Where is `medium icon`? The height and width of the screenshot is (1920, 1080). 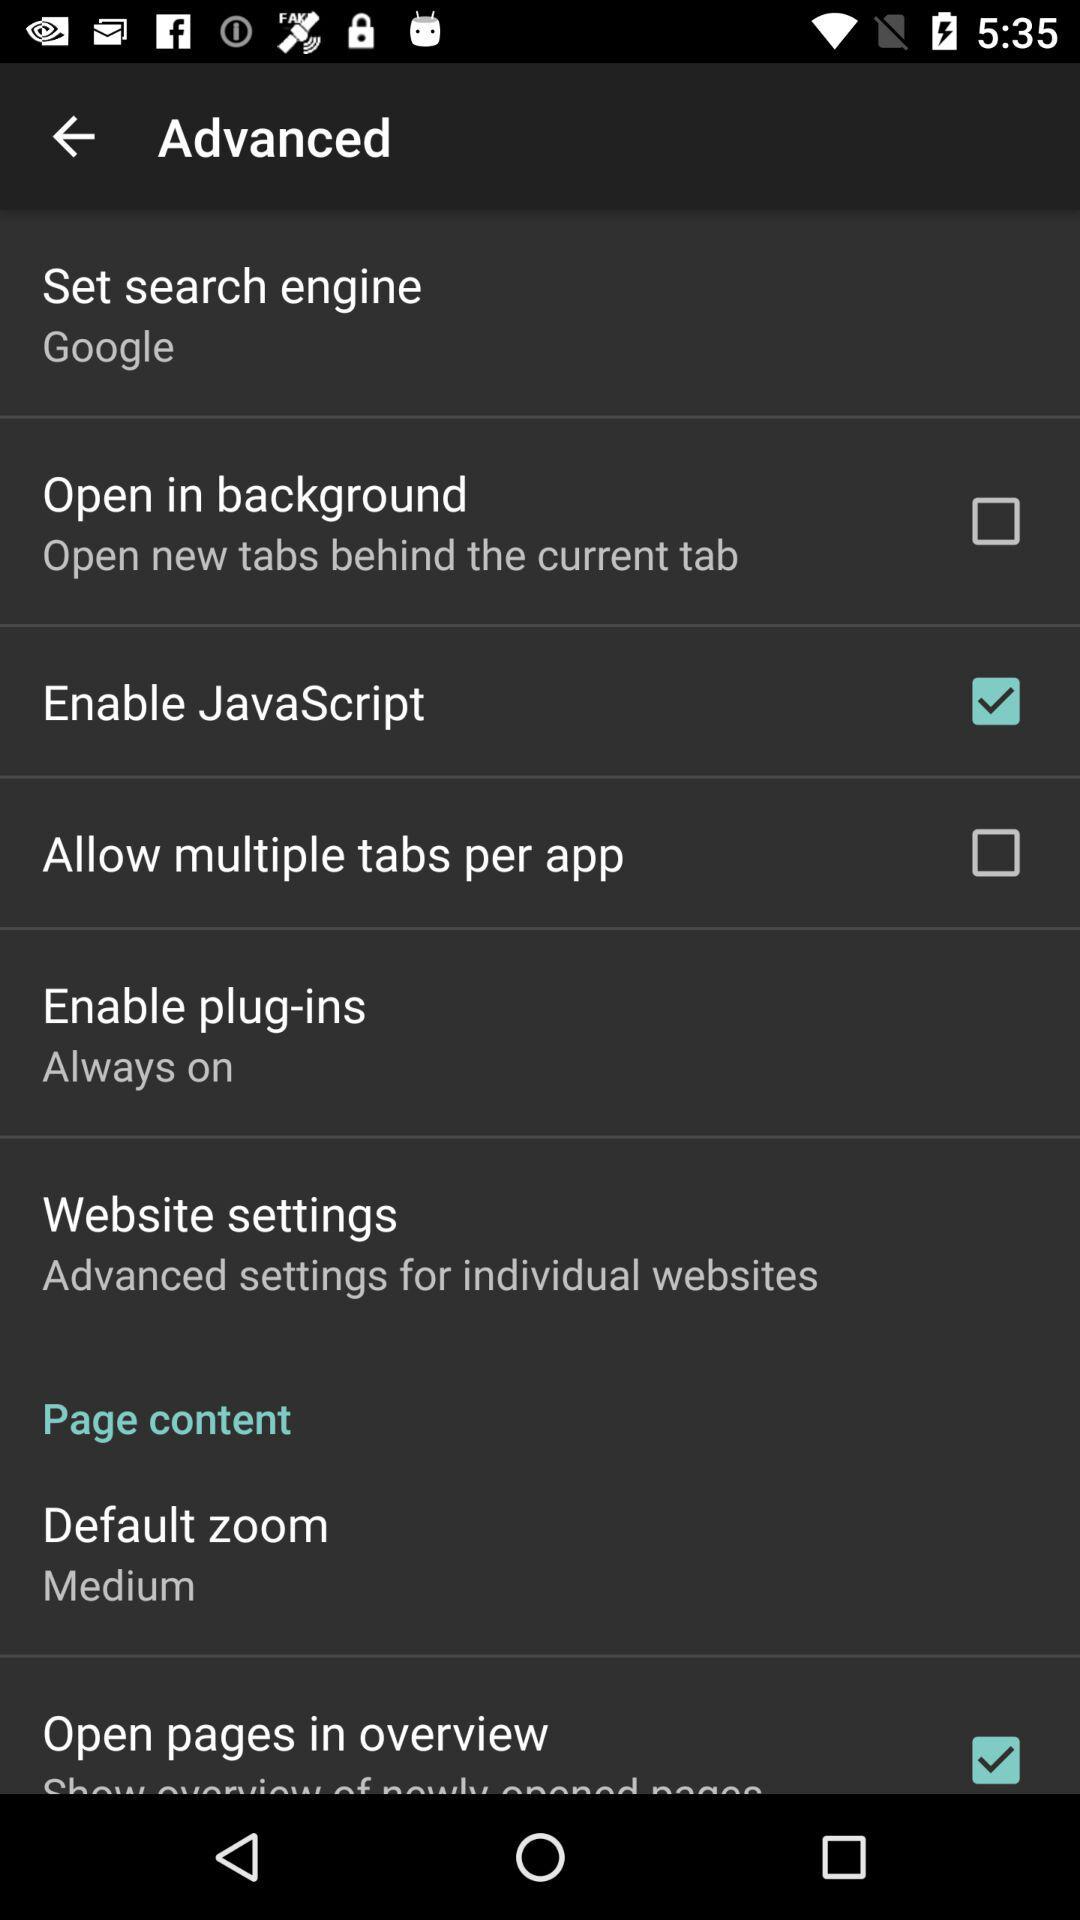 medium icon is located at coordinates (118, 1583).